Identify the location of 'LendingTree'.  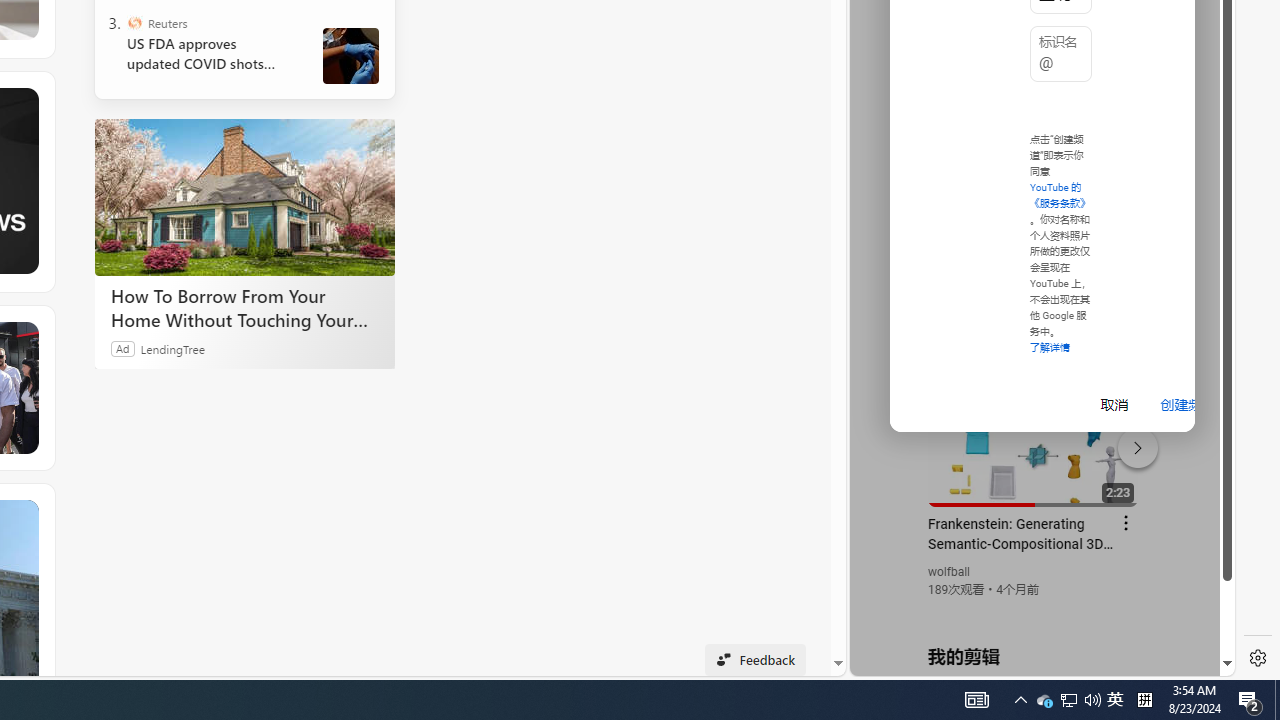
(172, 347).